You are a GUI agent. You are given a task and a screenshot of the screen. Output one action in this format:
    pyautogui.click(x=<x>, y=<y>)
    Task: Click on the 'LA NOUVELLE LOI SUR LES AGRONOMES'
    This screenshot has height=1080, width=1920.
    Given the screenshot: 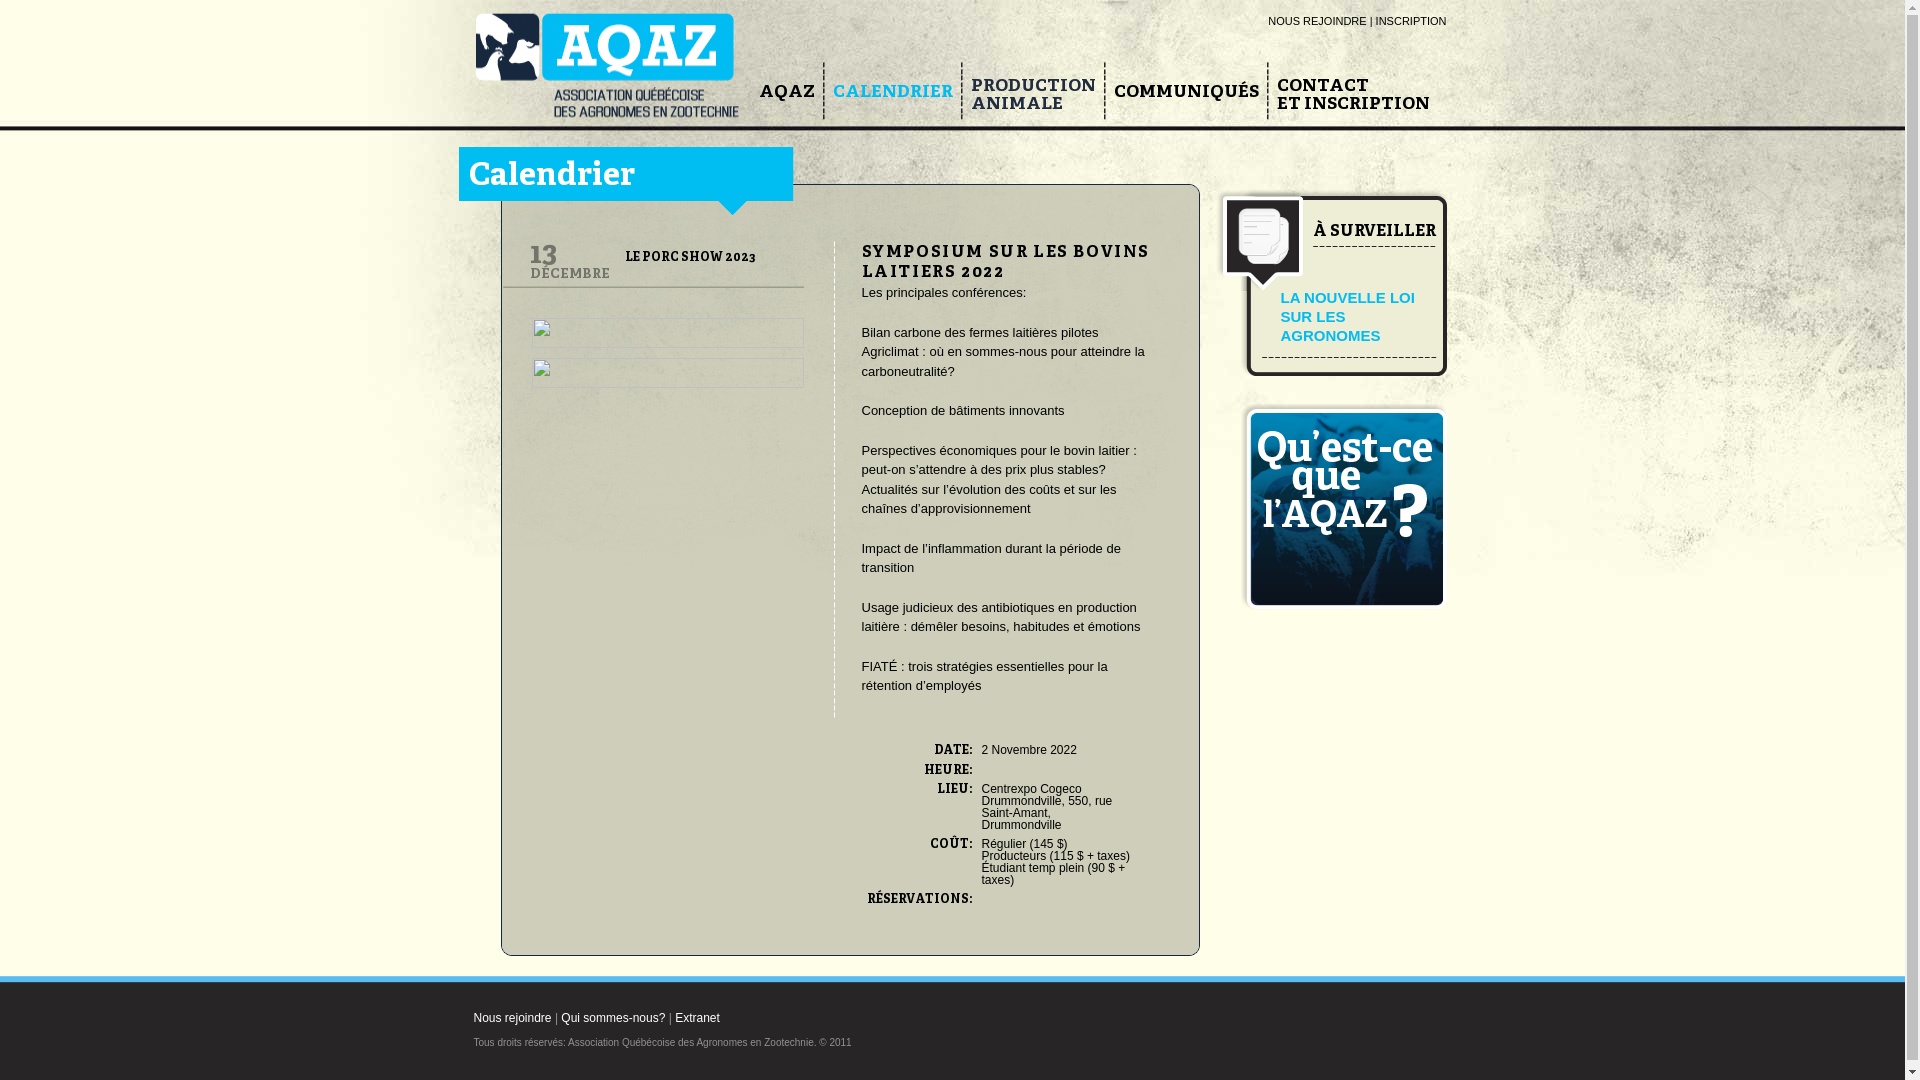 What is the action you would take?
    pyautogui.click(x=1347, y=315)
    